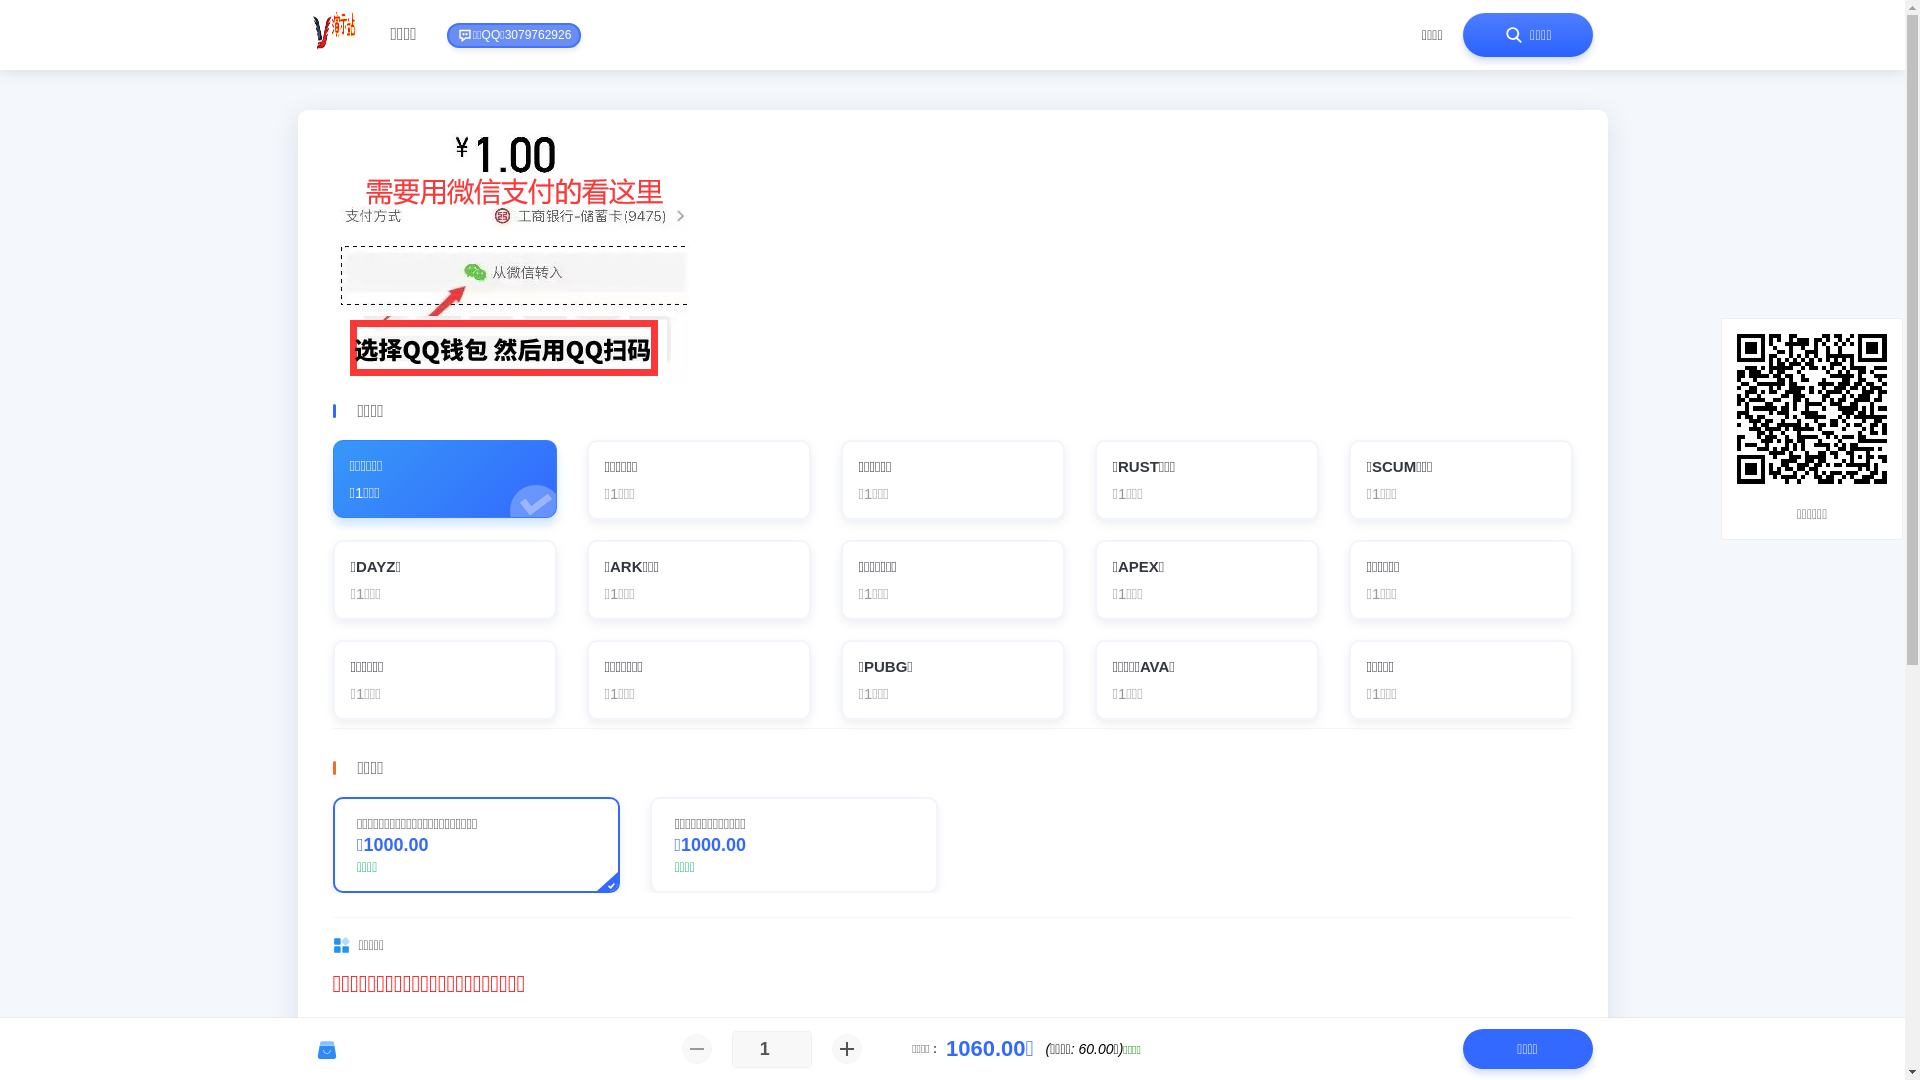 The height and width of the screenshot is (1080, 1920). Describe the element at coordinates (1736, 407) in the screenshot. I see `'https://shop.58yunka.cn//link/3403FCDF'` at that location.